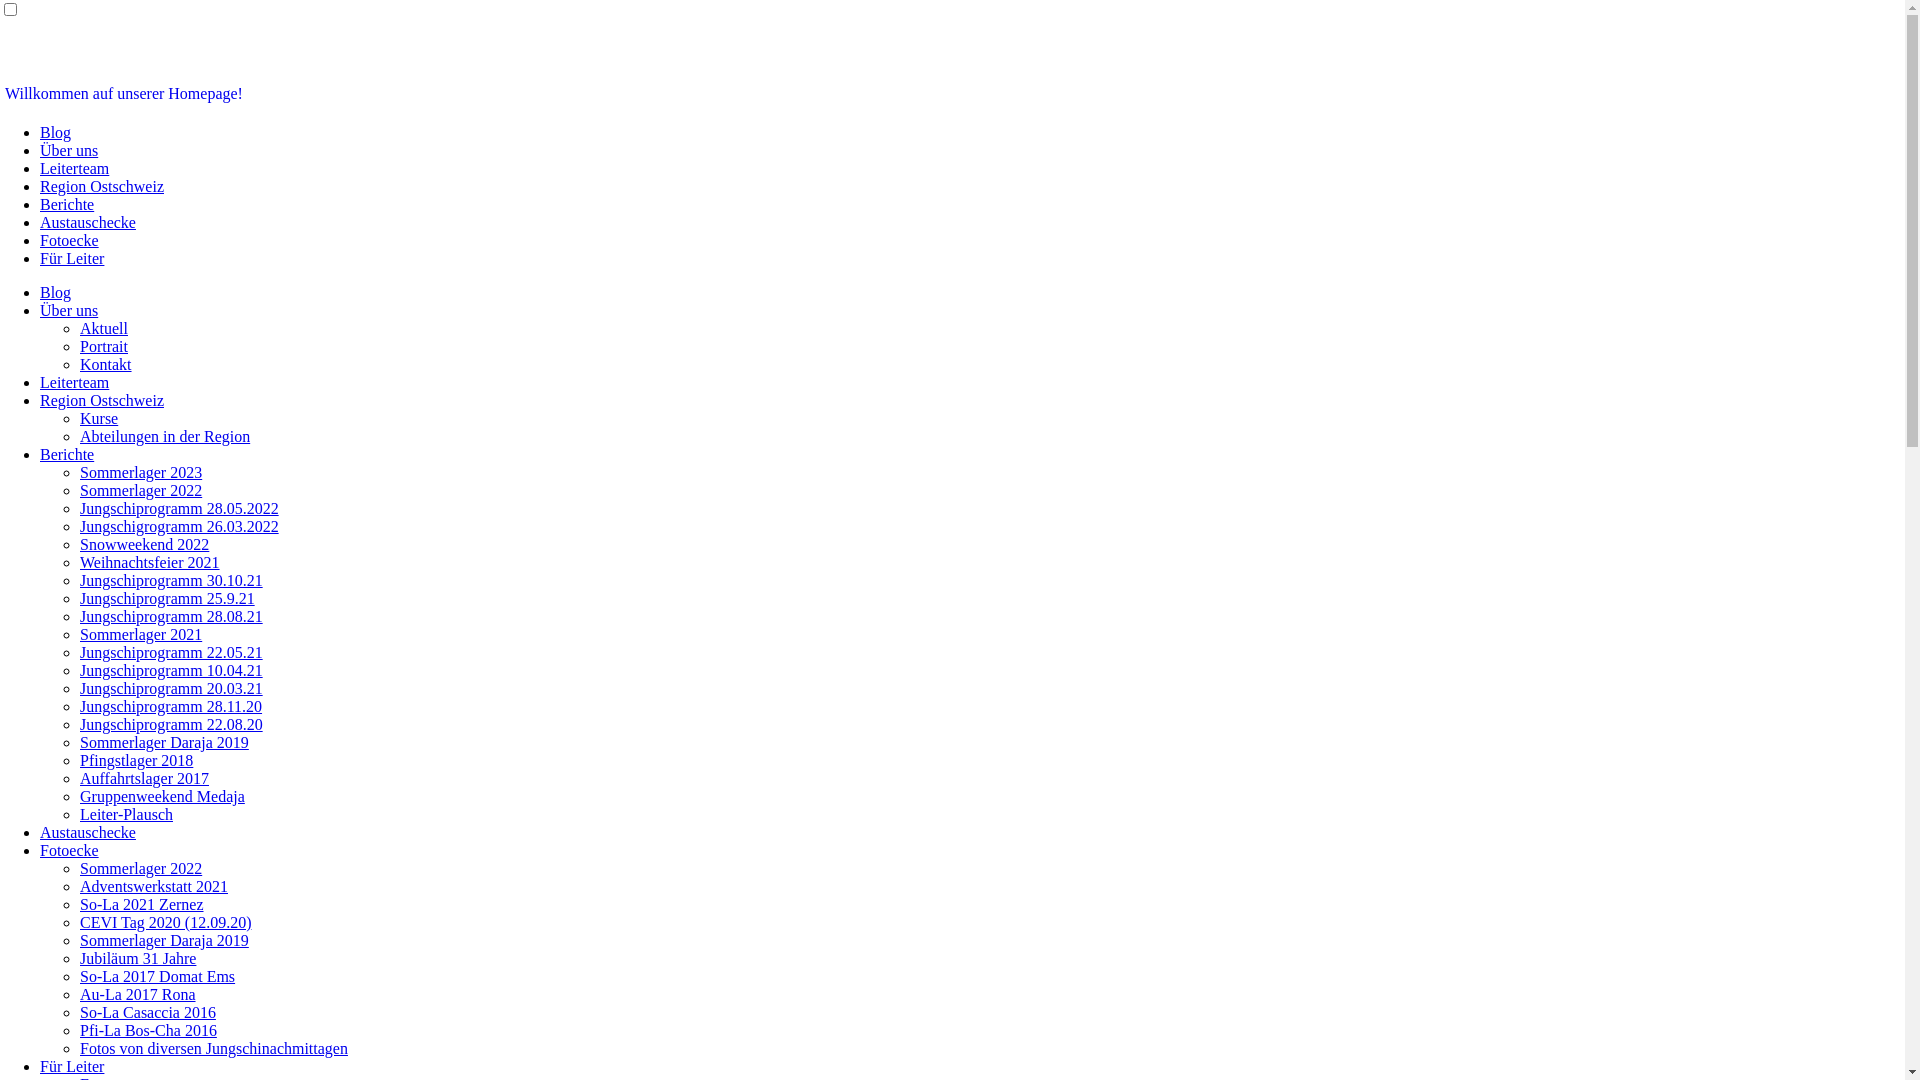 The width and height of the screenshot is (1920, 1080). Describe the element at coordinates (86, 222) in the screenshot. I see `'Austauschecke'` at that location.